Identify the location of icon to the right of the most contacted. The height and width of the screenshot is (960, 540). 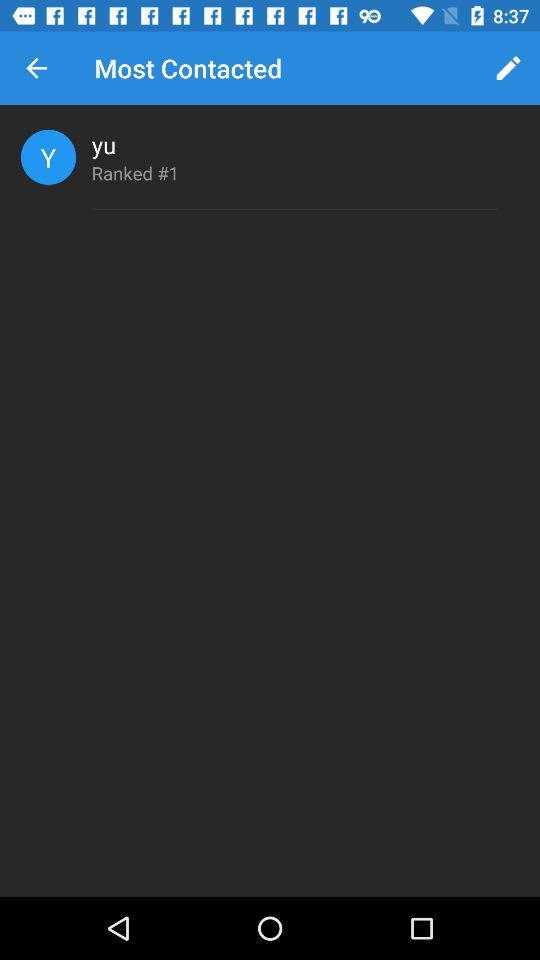
(508, 68).